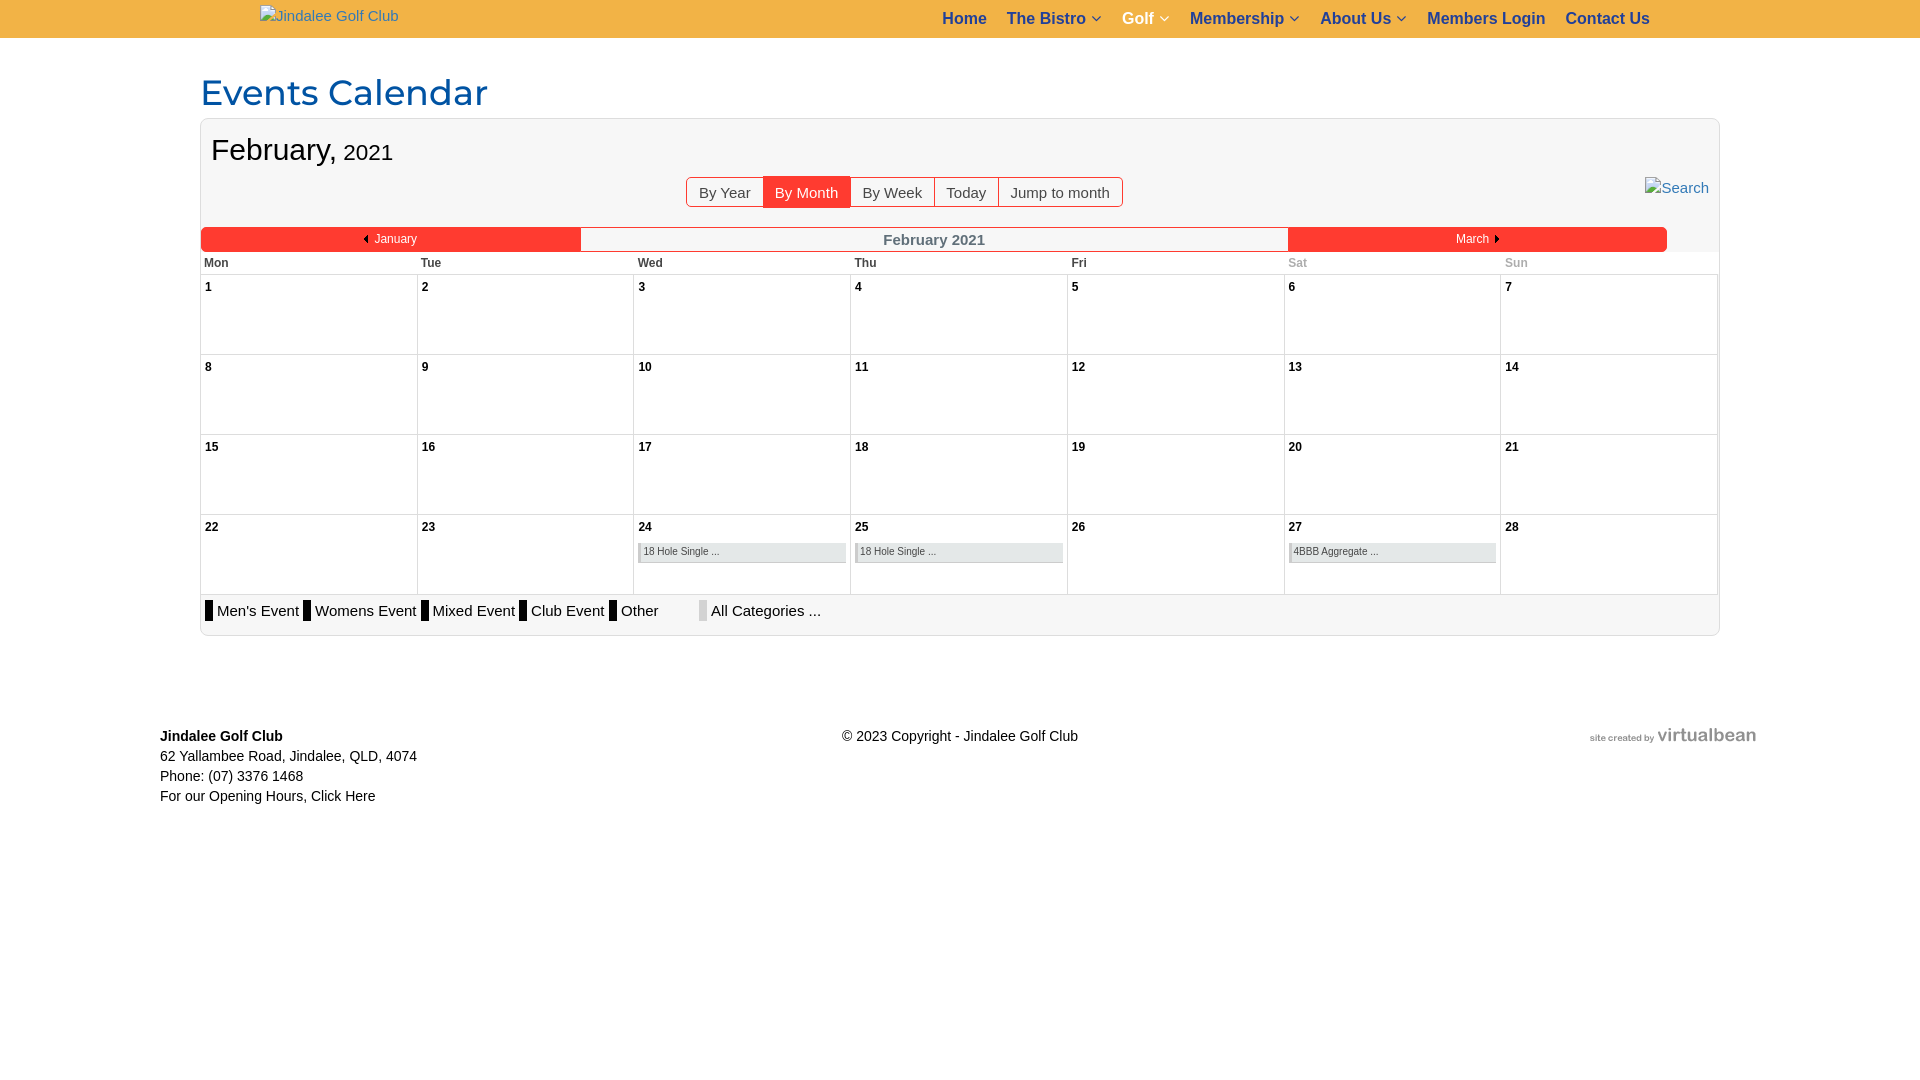  I want to click on 'Today', so click(965, 192).